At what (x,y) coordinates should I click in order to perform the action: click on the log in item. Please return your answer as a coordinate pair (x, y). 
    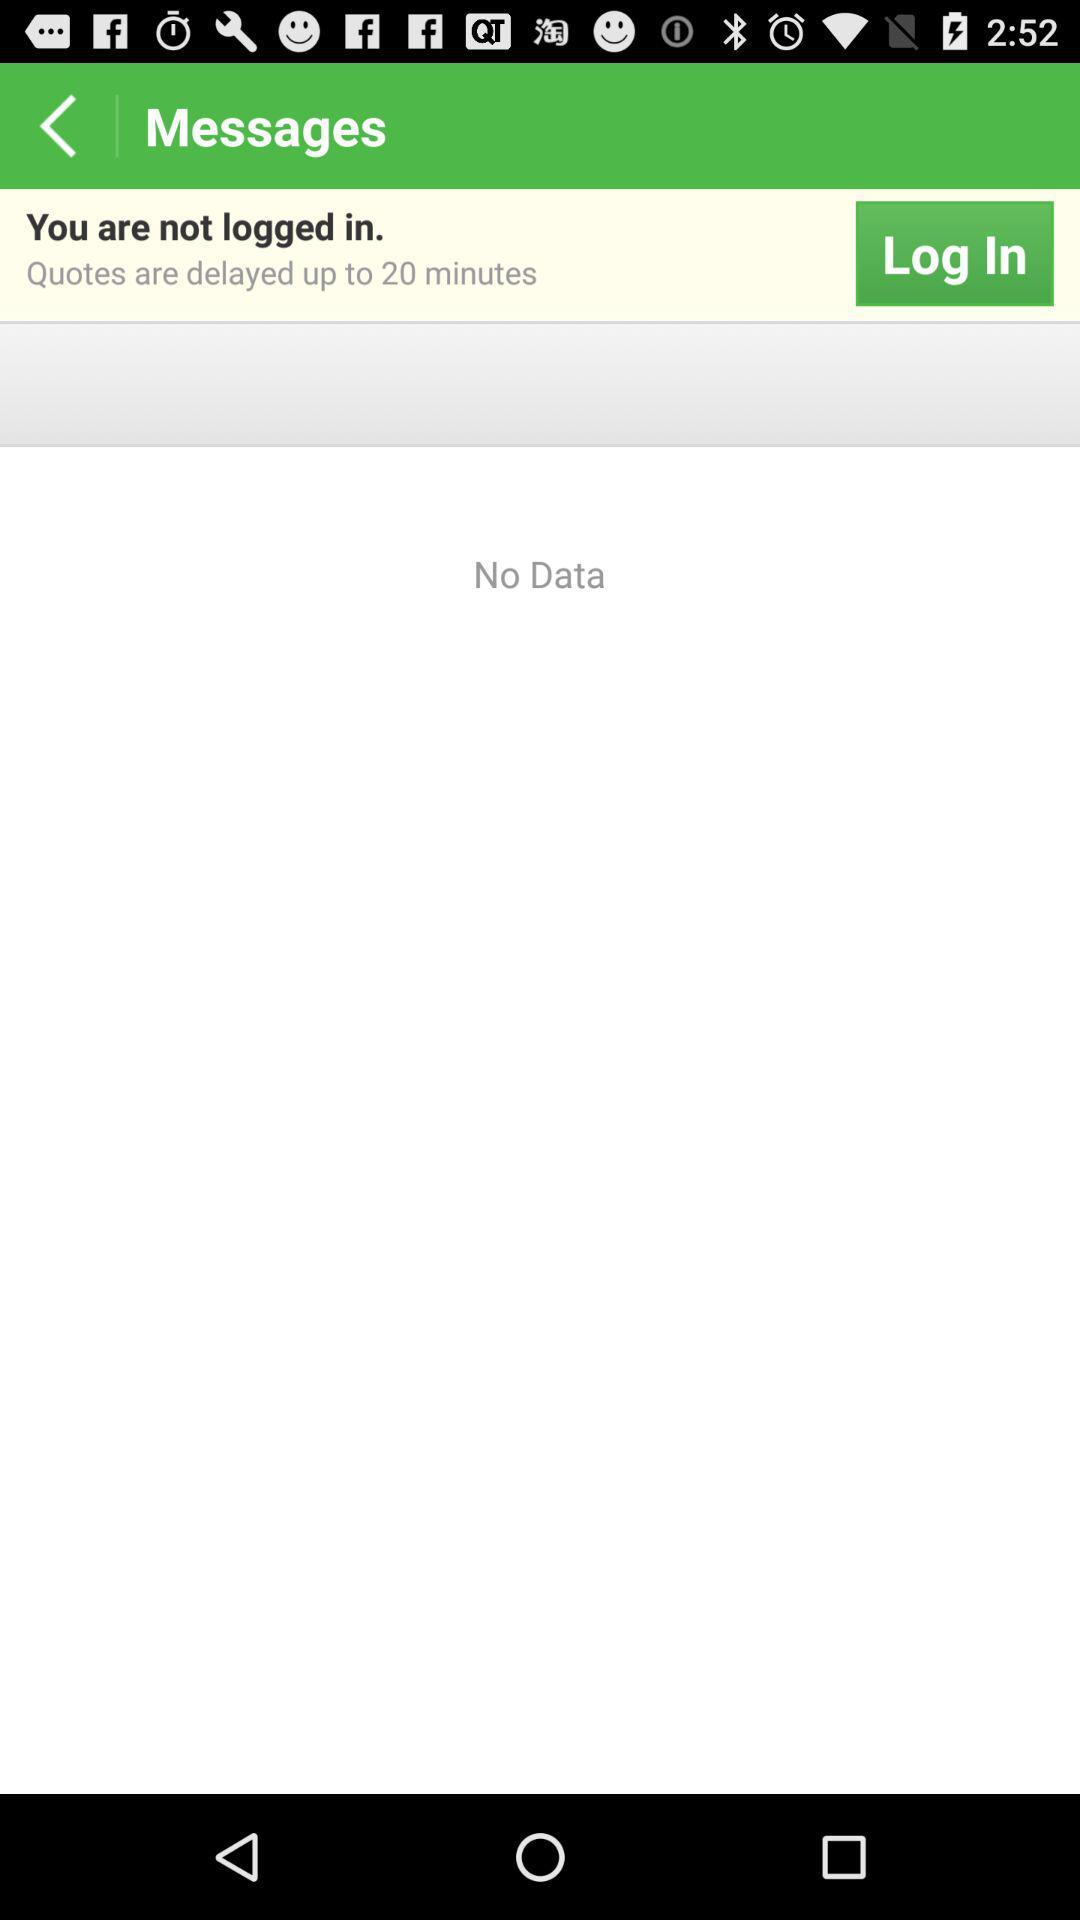
    Looking at the image, I should click on (953, 253).